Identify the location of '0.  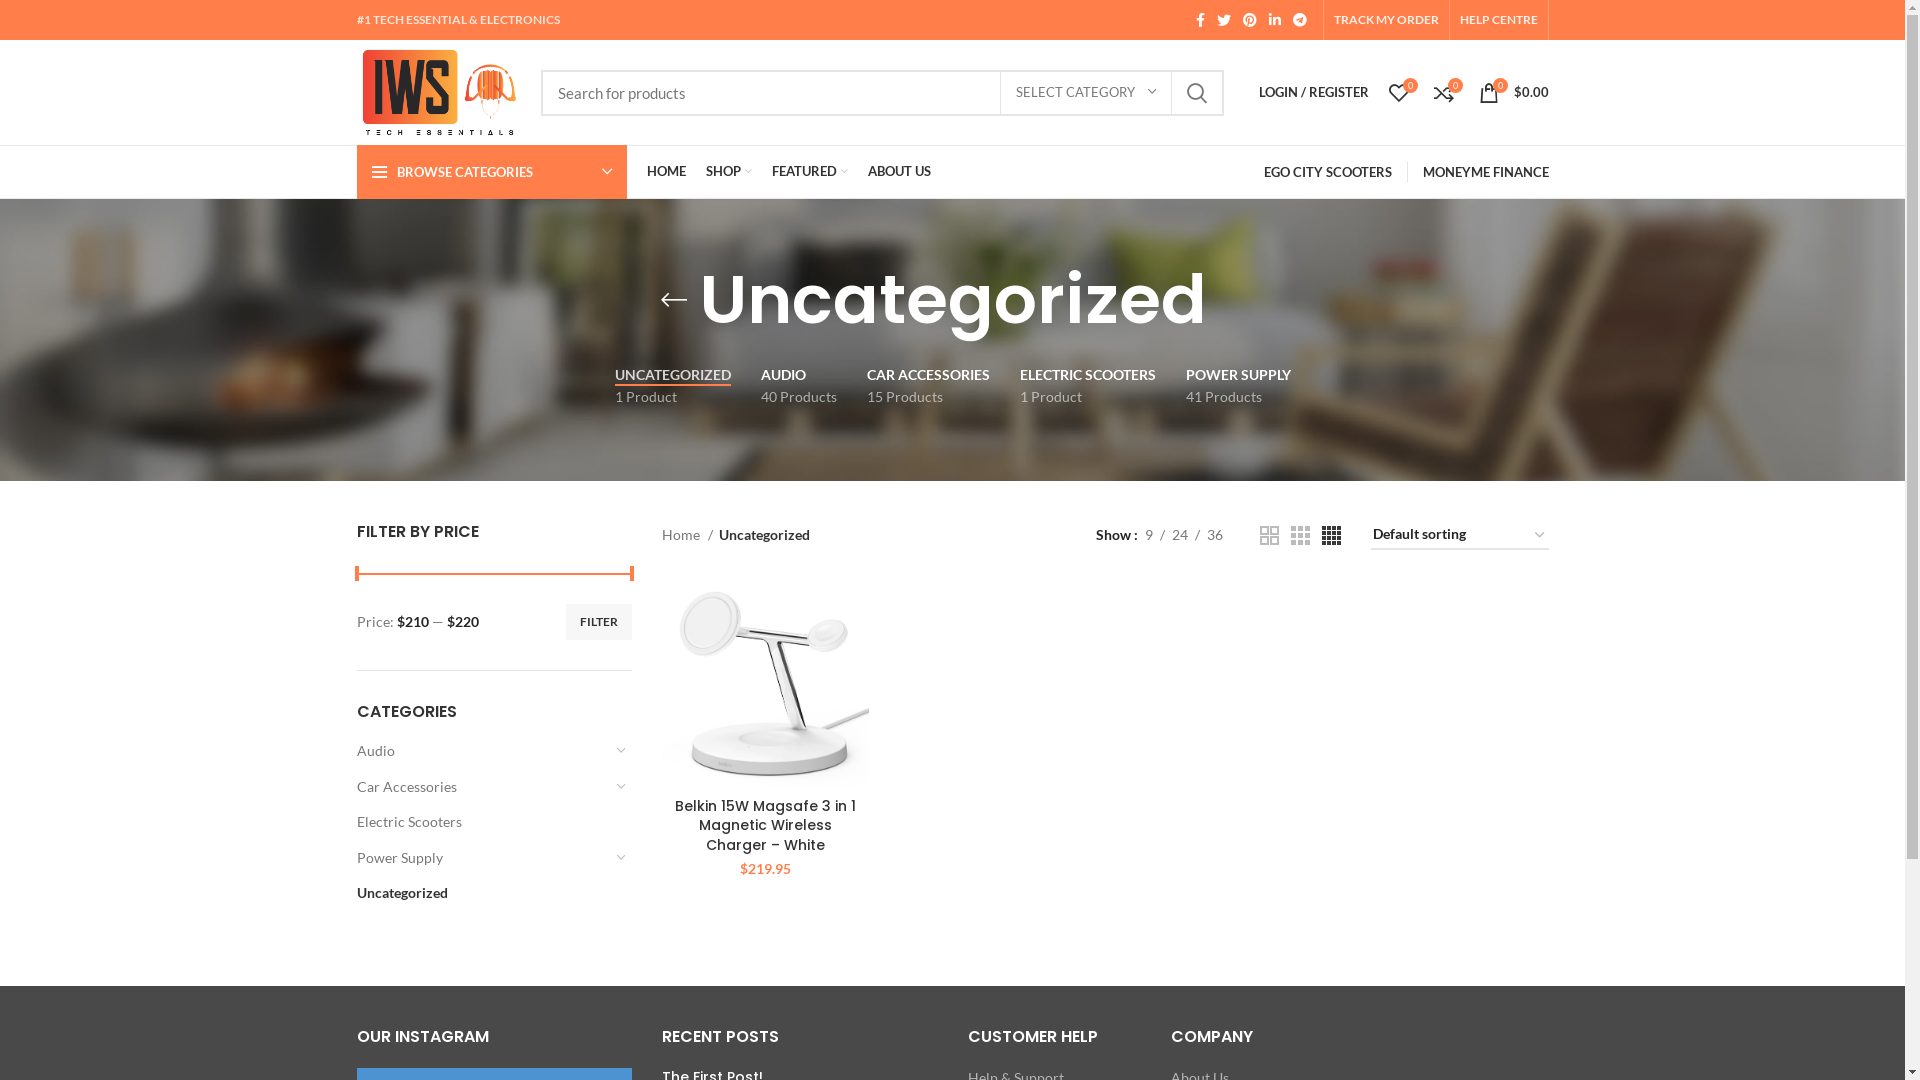
(1512, 92).